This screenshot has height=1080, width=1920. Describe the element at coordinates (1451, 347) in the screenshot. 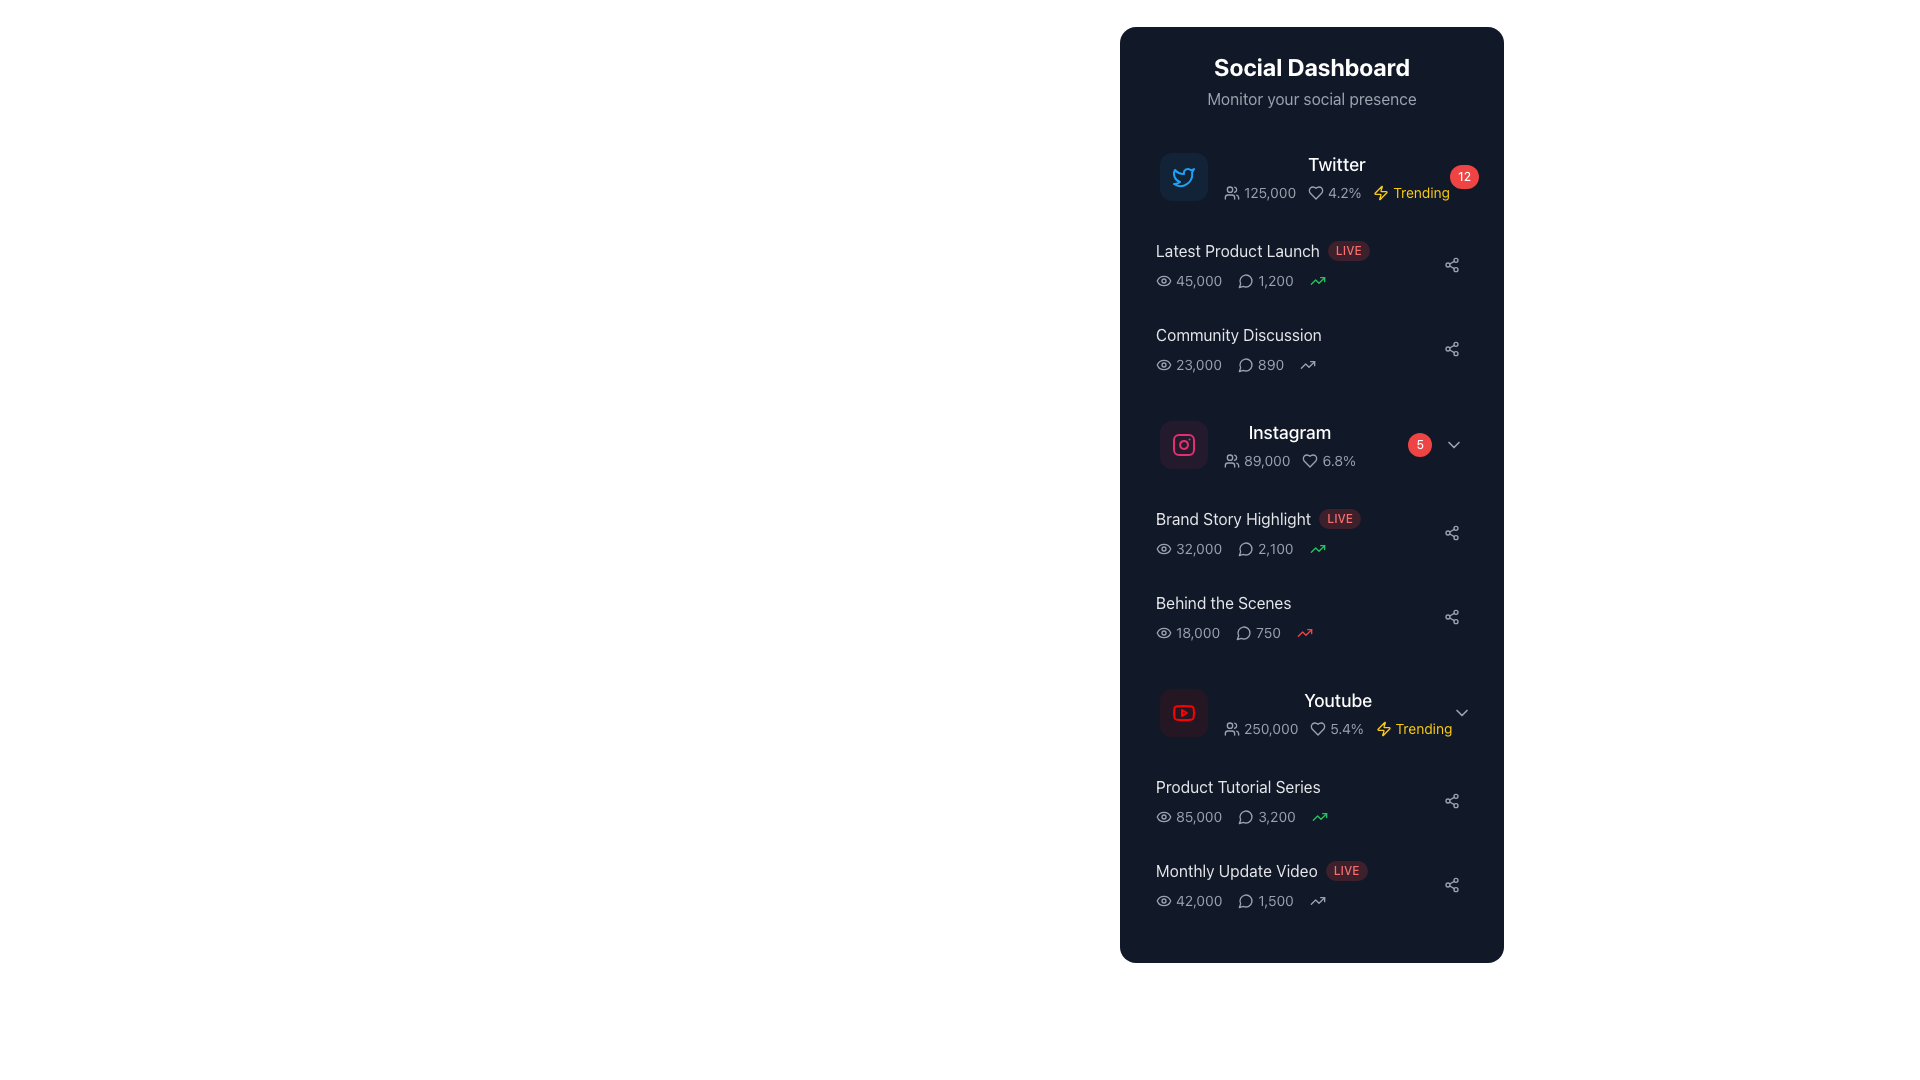

I see `the sharing button located to the far right of the 'Community Discussion' section in the social dashboard panel to observe a background color change` at that location.